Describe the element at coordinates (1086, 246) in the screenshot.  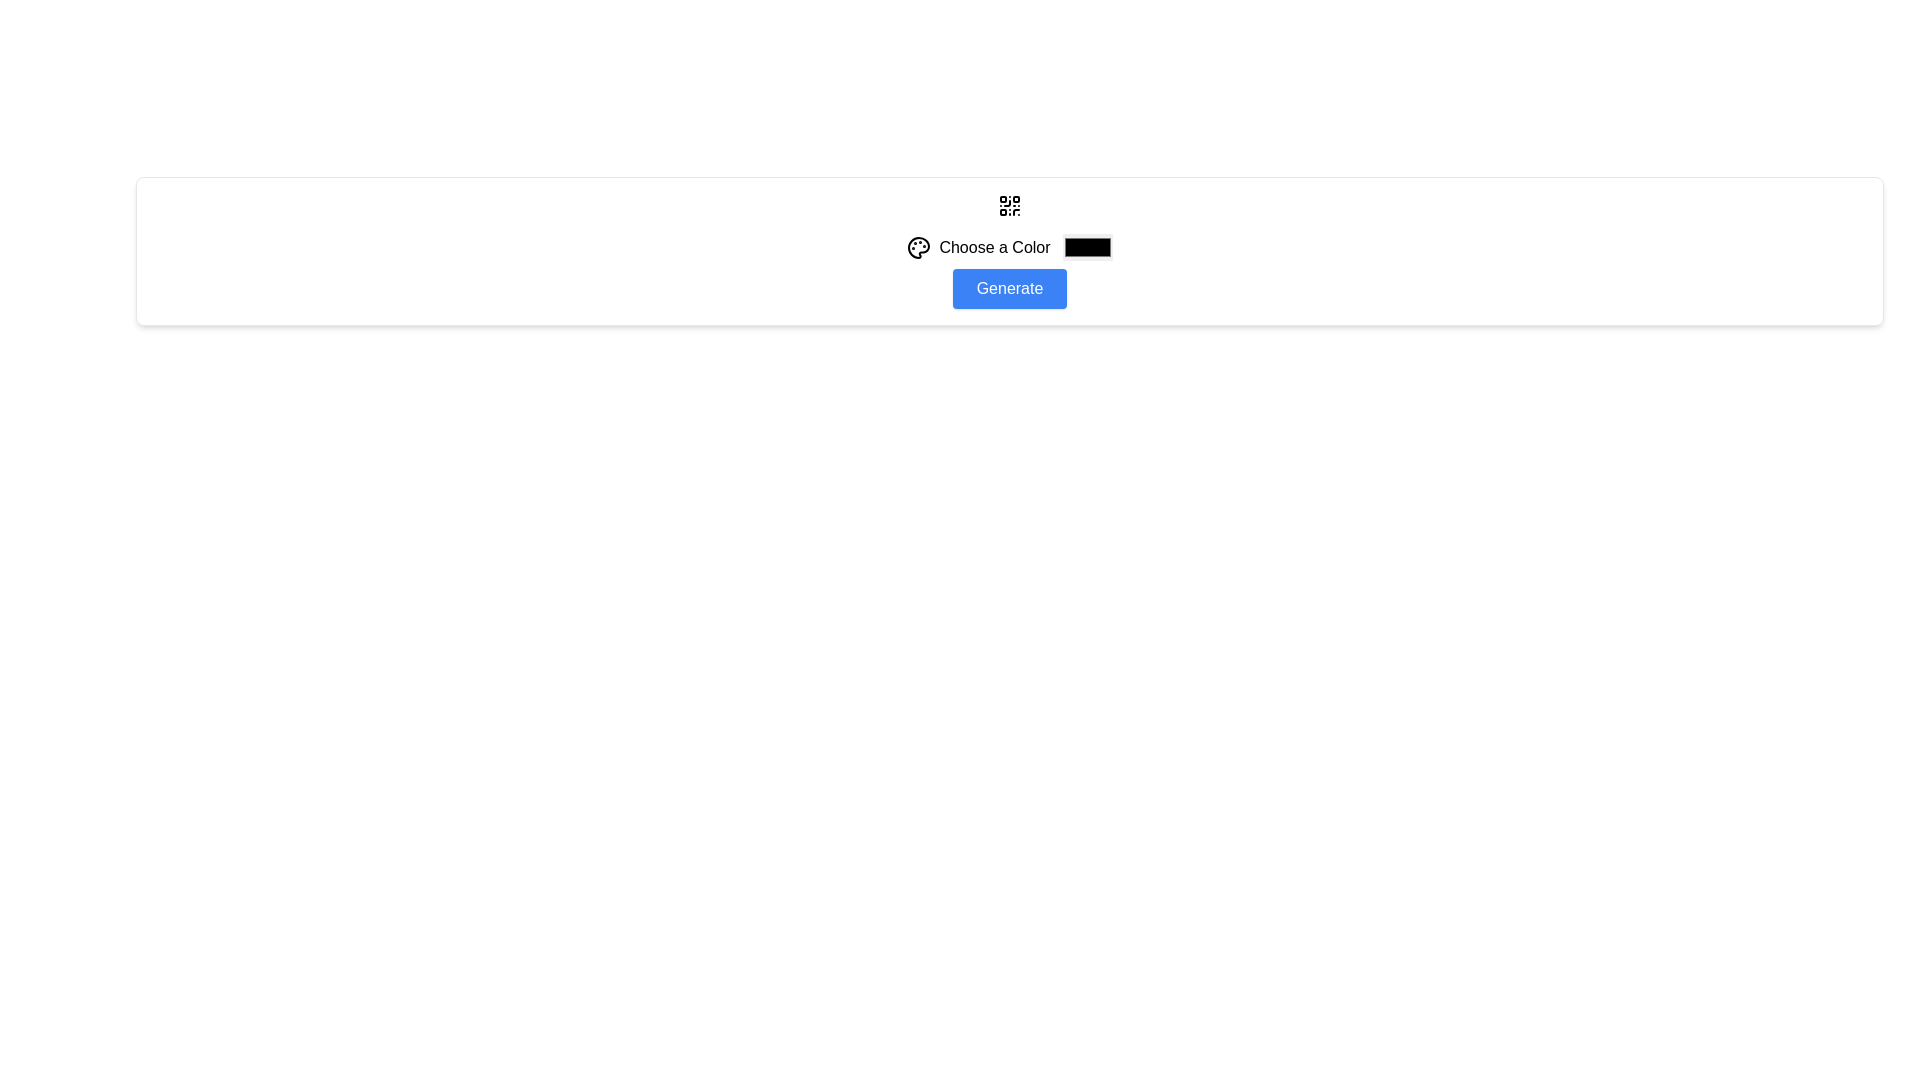
I see `the solid black color picker input field located to the right of the text 'Choose a Color'` at that location.